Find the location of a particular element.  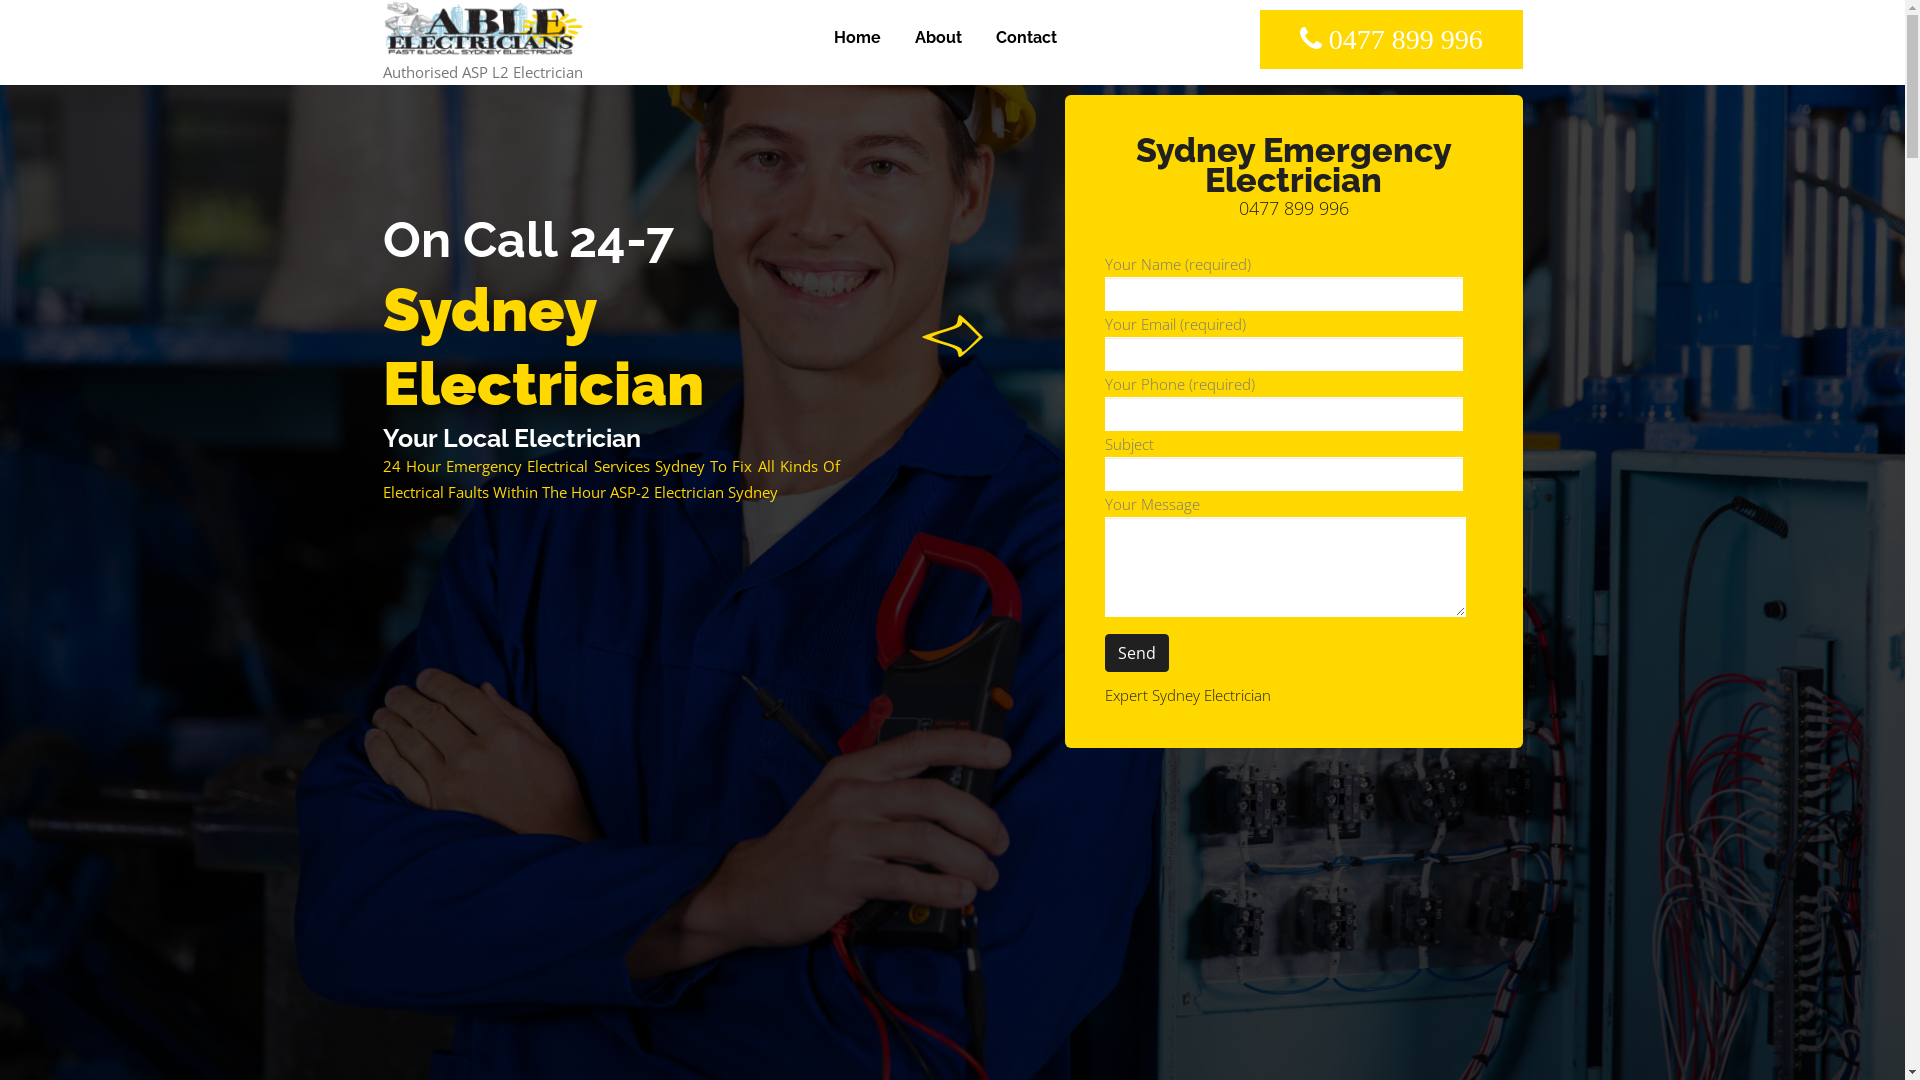

'Send' is located at coordinates (1137, 652).